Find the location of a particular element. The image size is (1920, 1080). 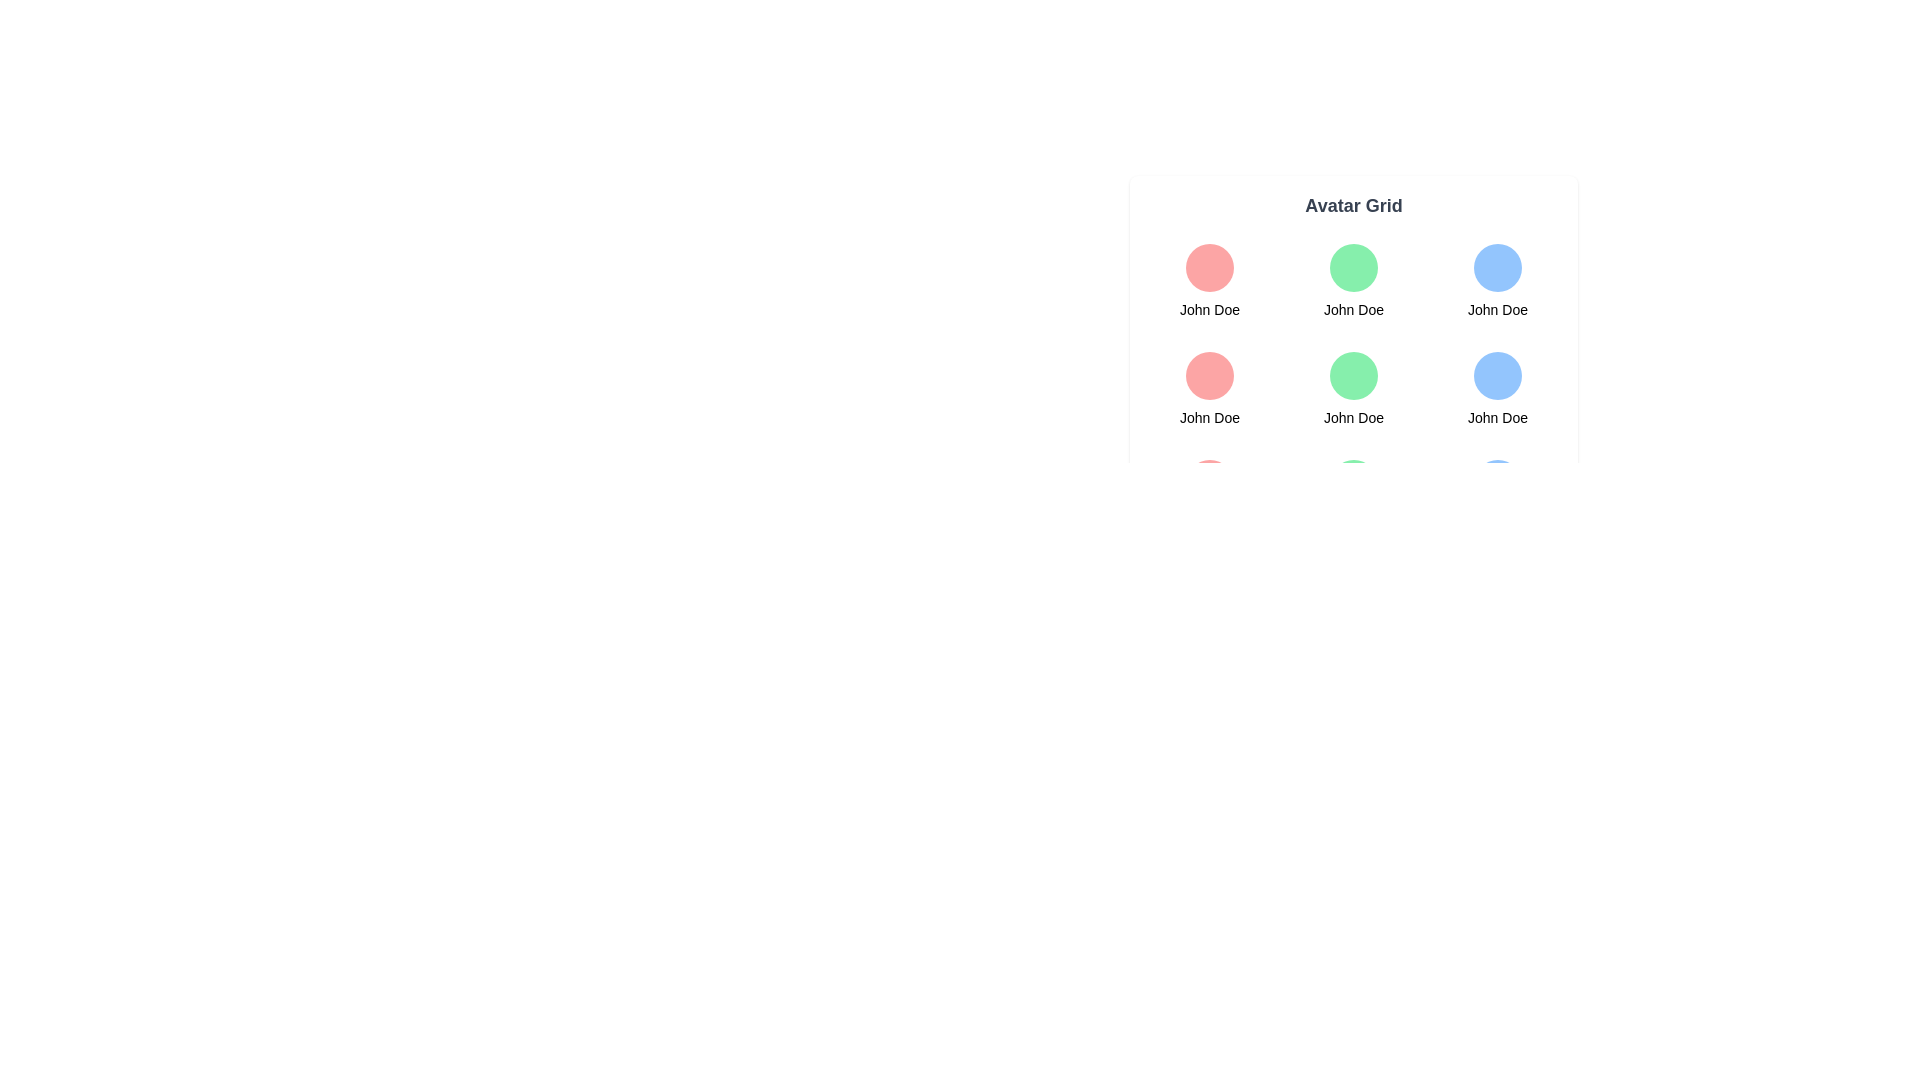

the avatar and name label located in the second row and first column of the grid layout is located at coordinates (1208, 389).